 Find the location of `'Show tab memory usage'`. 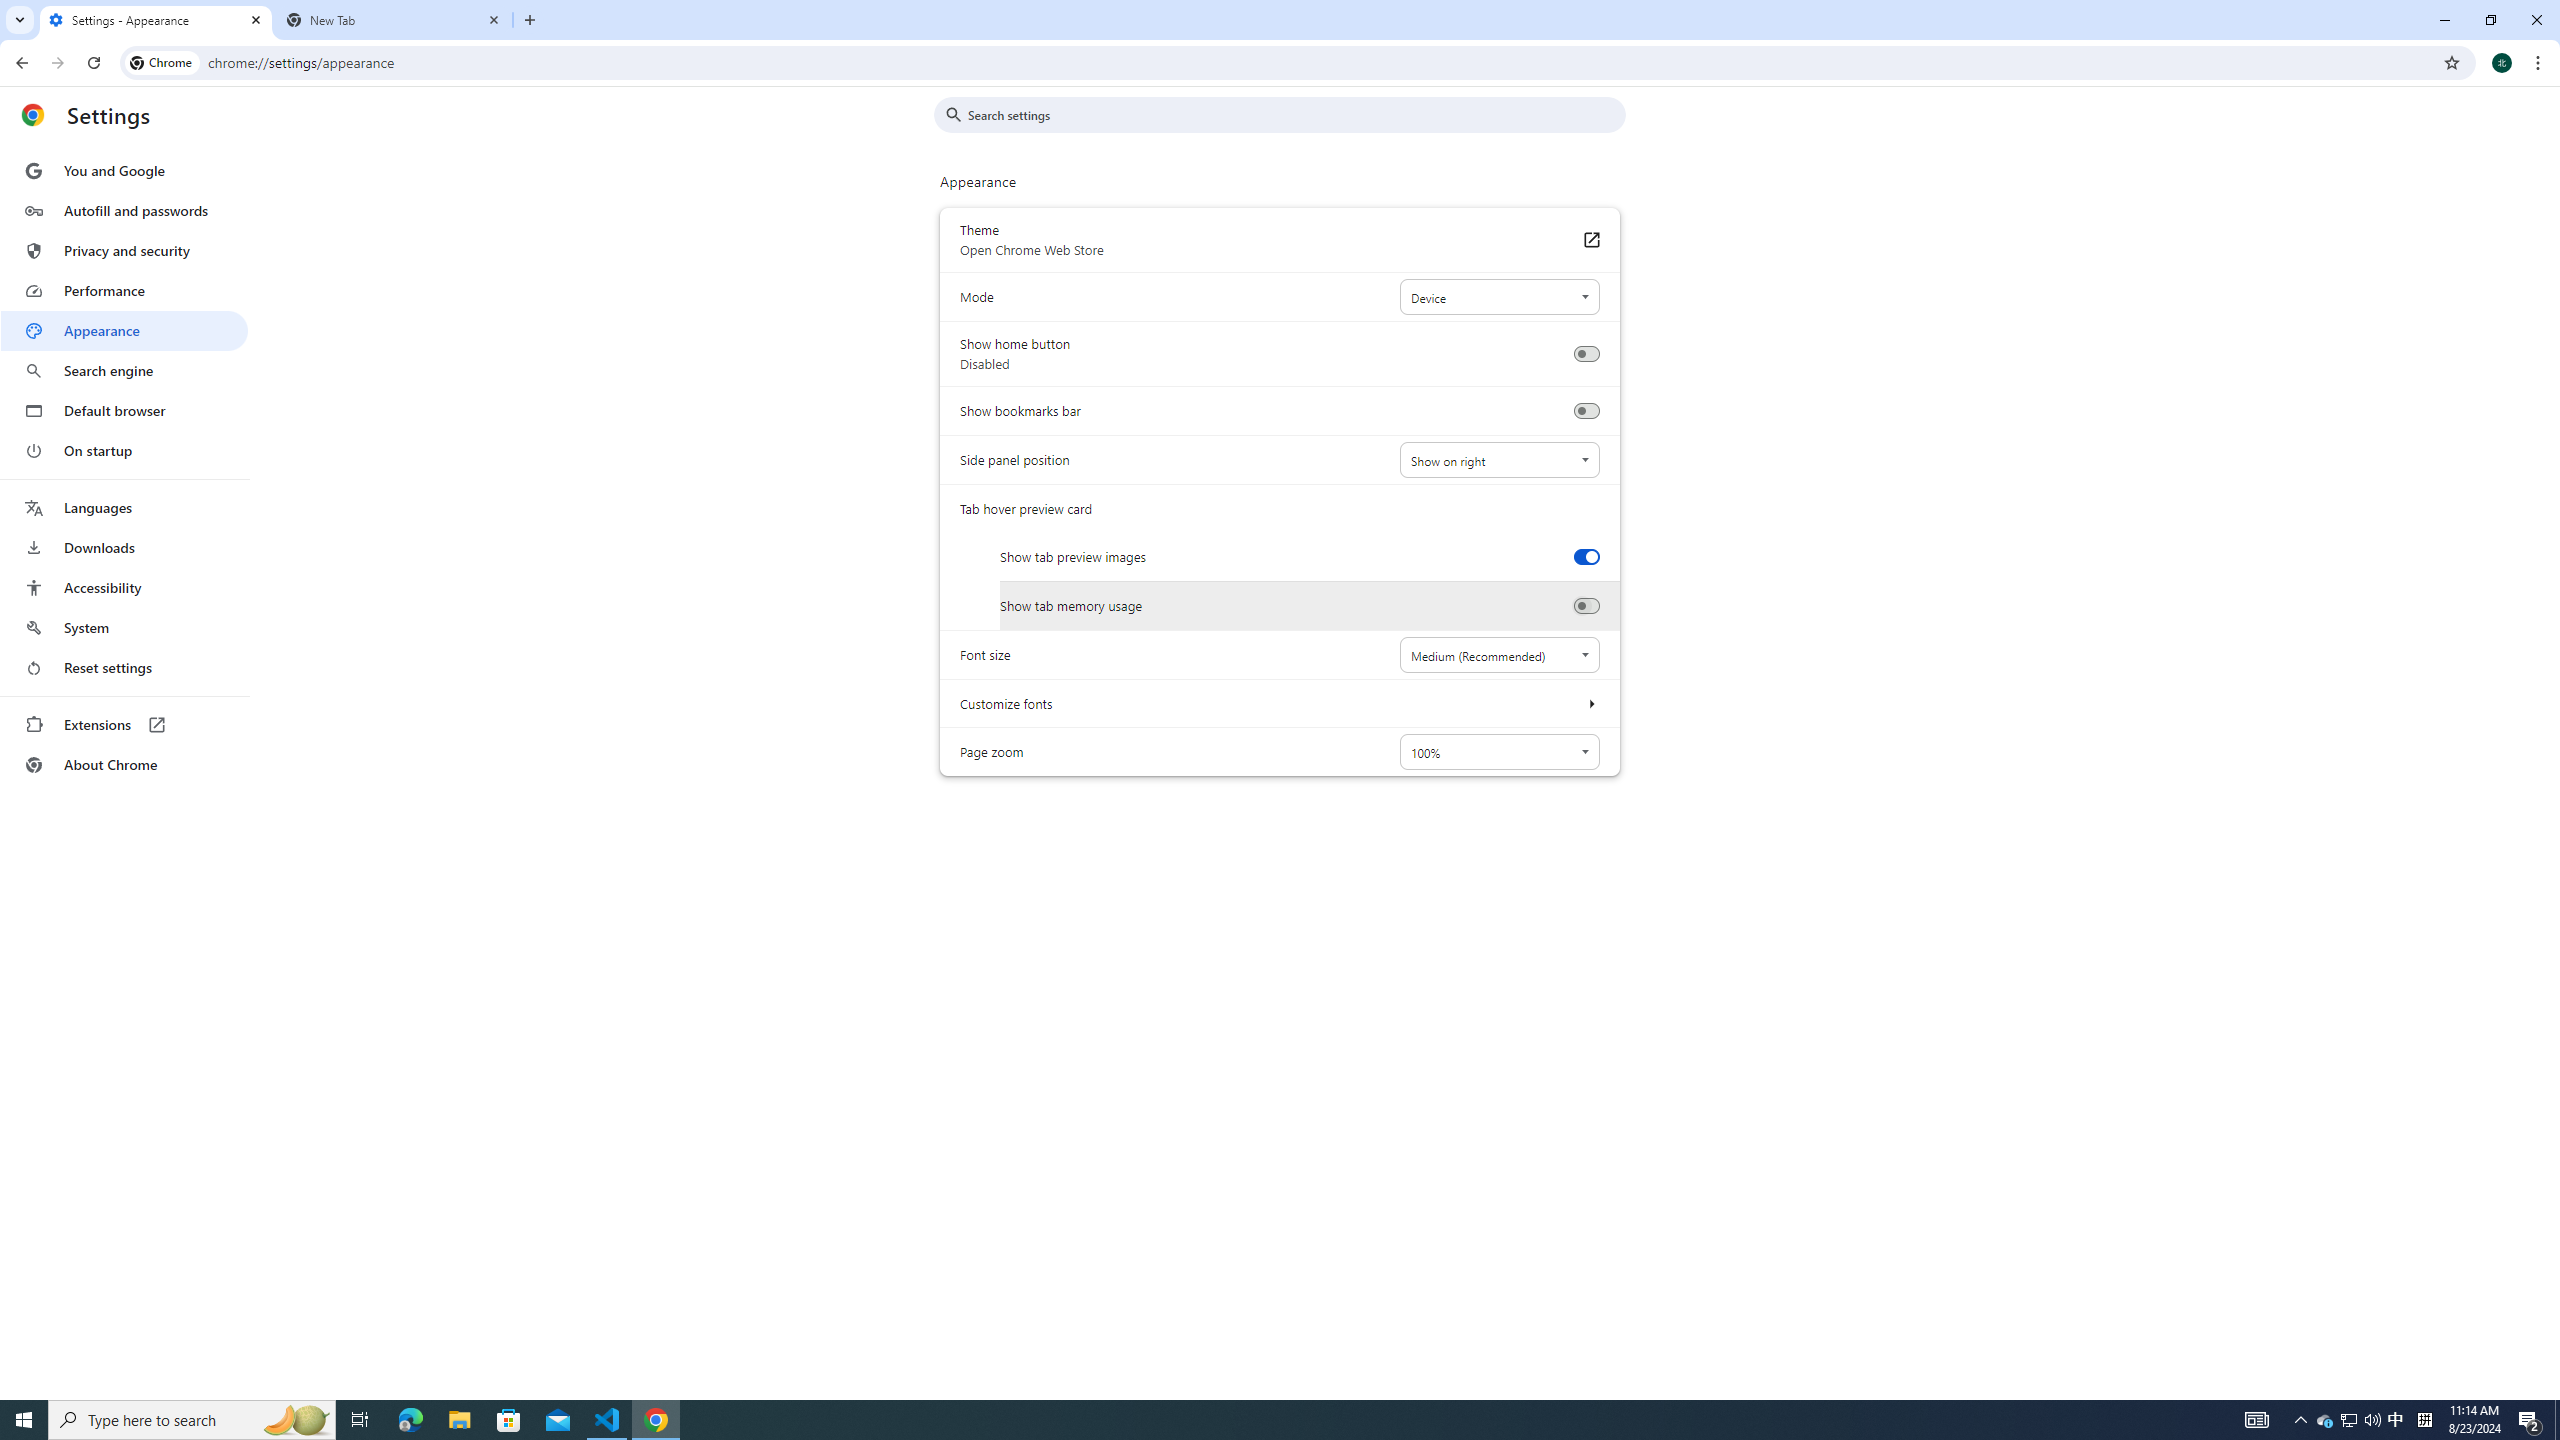

'Show tab memory usage' is located at coordinates (1585, 605).